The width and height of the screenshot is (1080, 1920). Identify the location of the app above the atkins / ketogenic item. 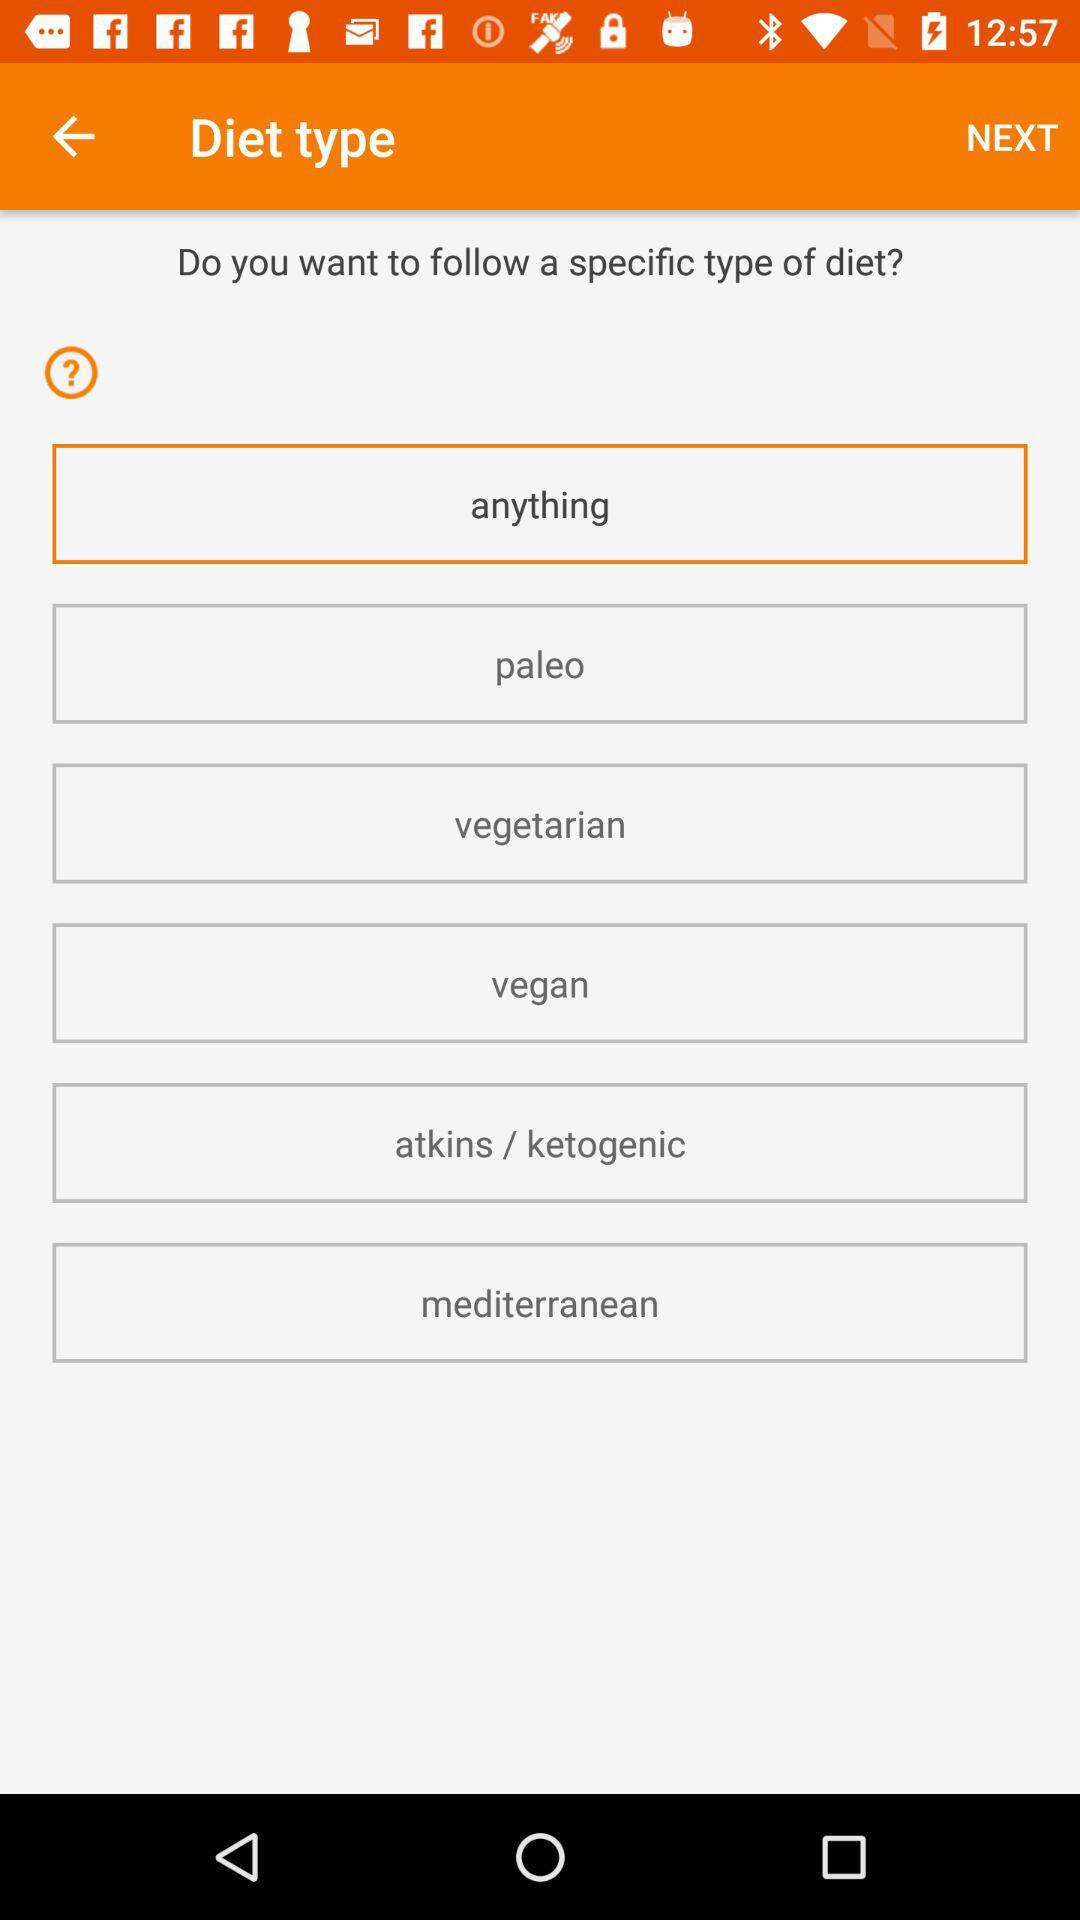
(540, 983).